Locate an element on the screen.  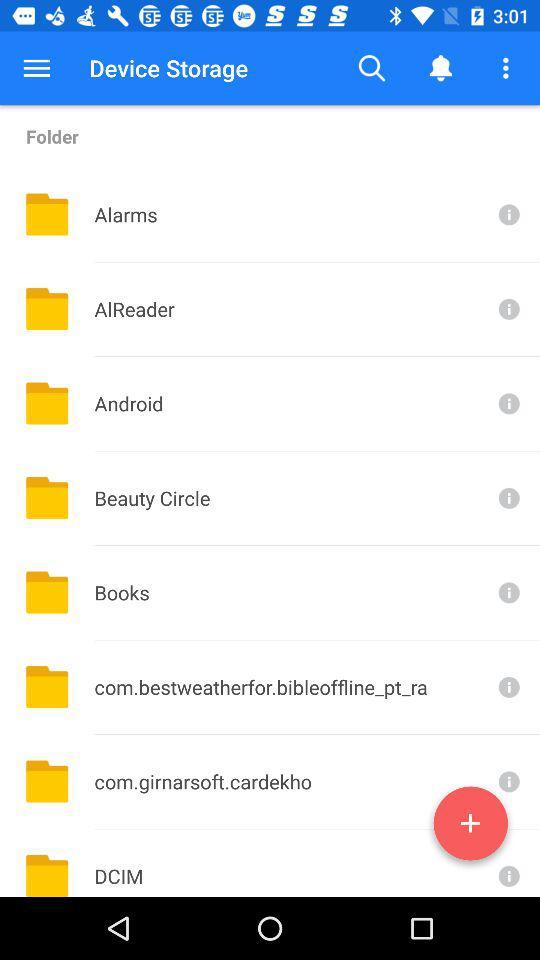
folder information is located at coordinates (507, 781).